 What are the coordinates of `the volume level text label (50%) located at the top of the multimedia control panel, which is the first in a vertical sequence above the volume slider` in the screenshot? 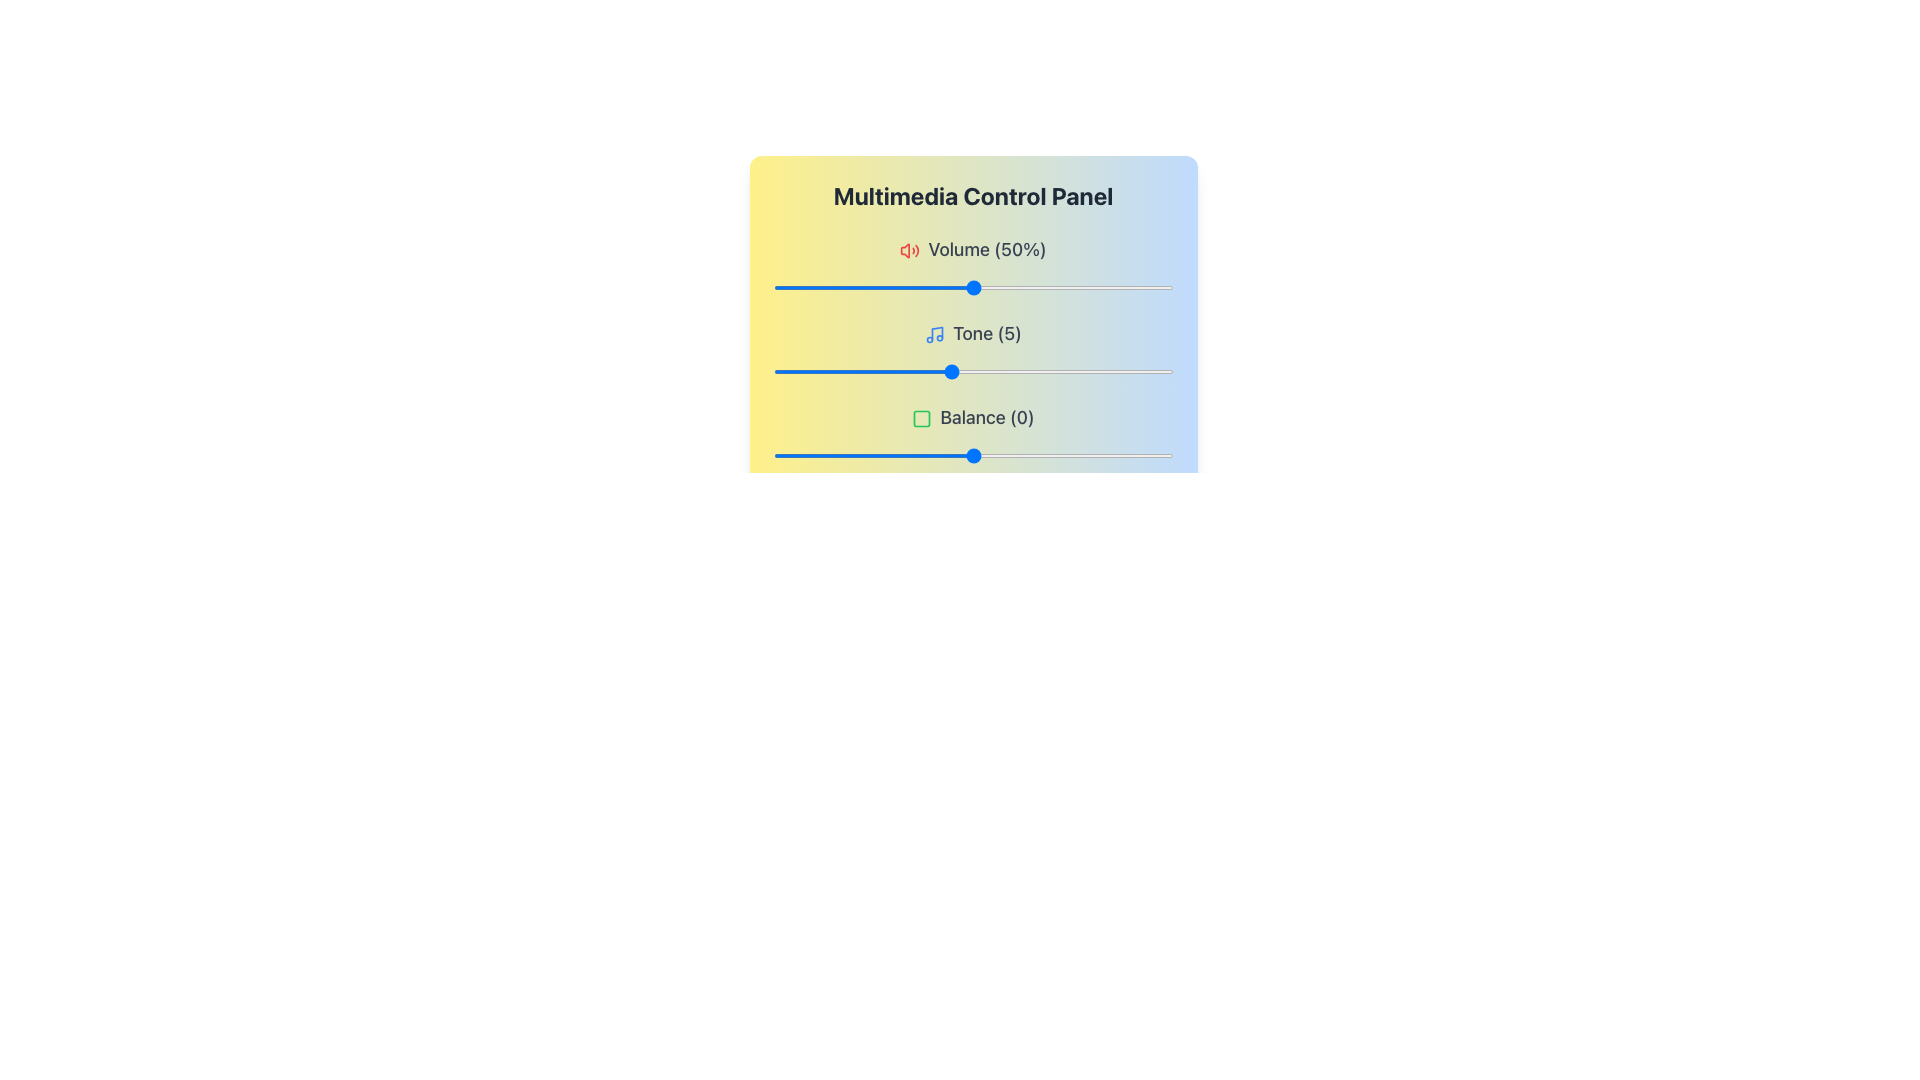 It's located at (973, 249).